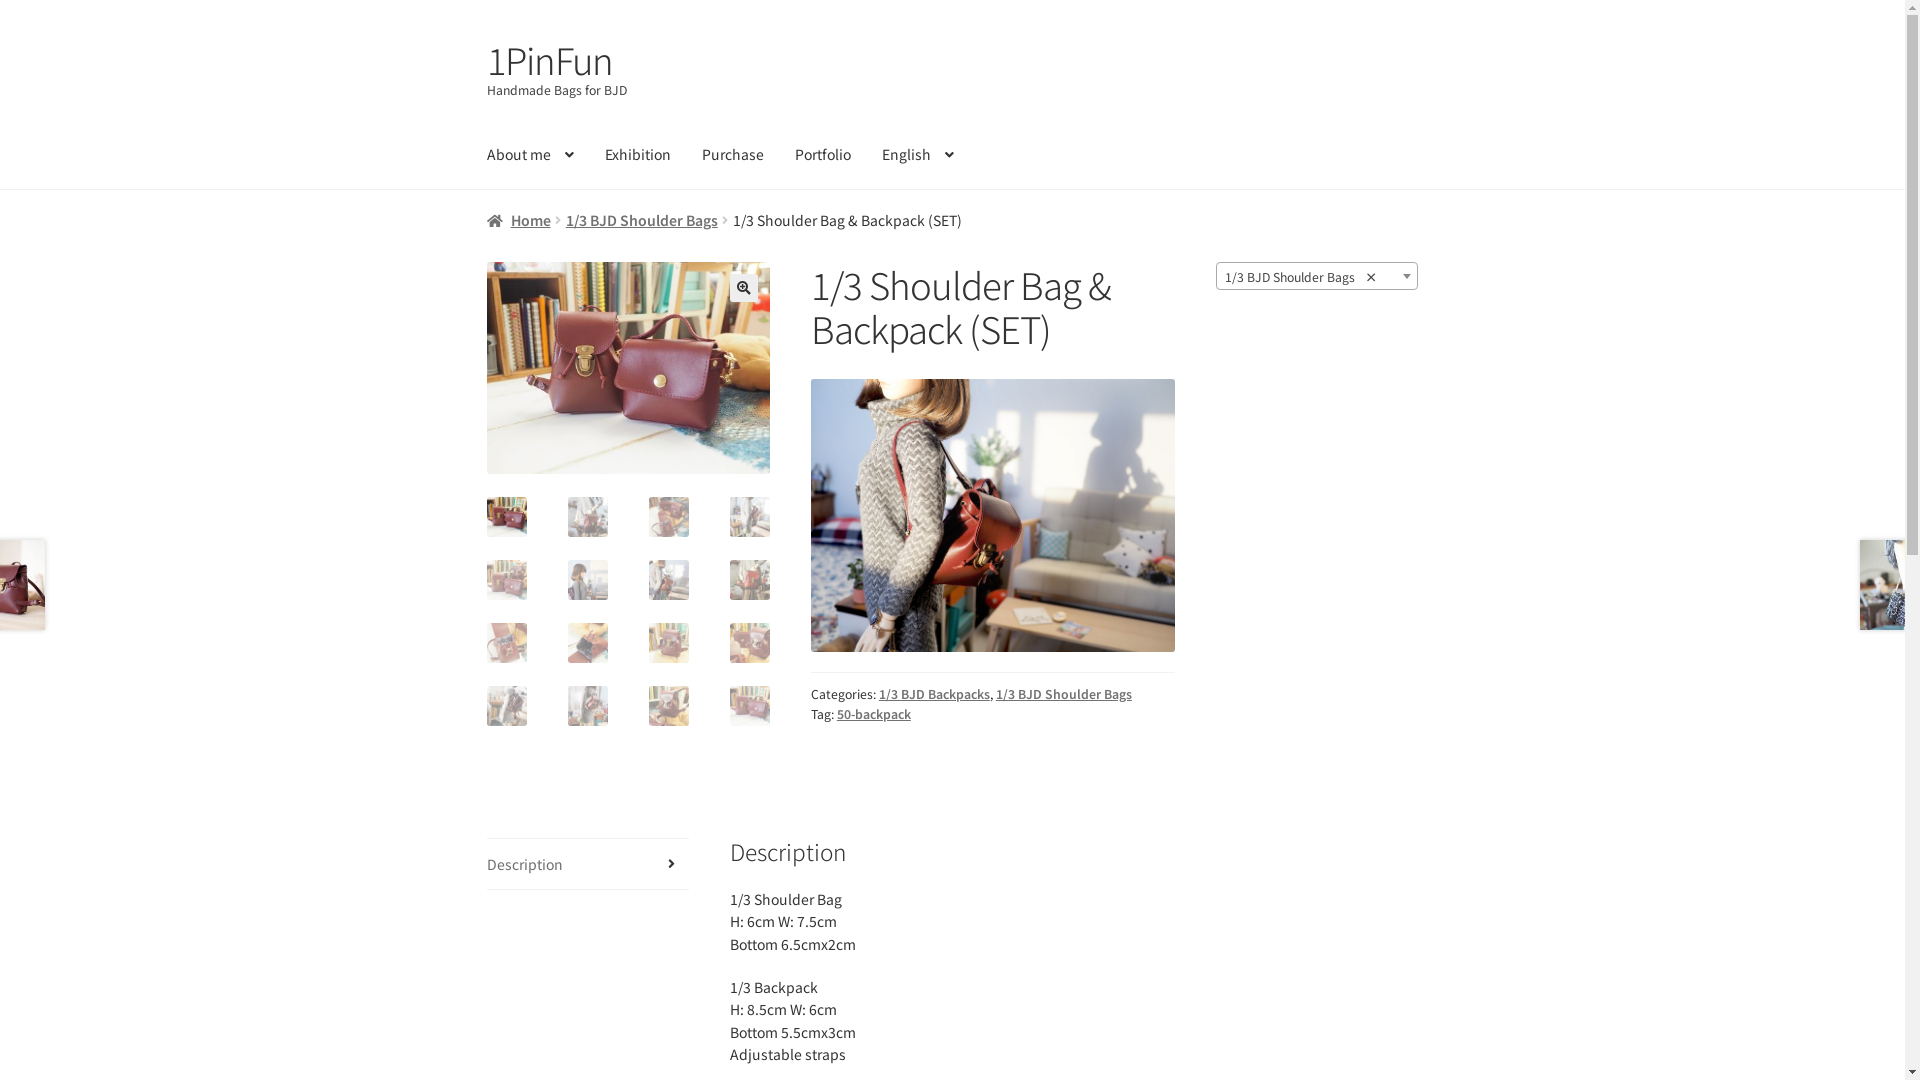 The image size is (1920, 1080). Describe the element at coordinates (910, 451) in the screenshot. I see `'OLYMPUS DIGITAL CAMERA'` at that location.